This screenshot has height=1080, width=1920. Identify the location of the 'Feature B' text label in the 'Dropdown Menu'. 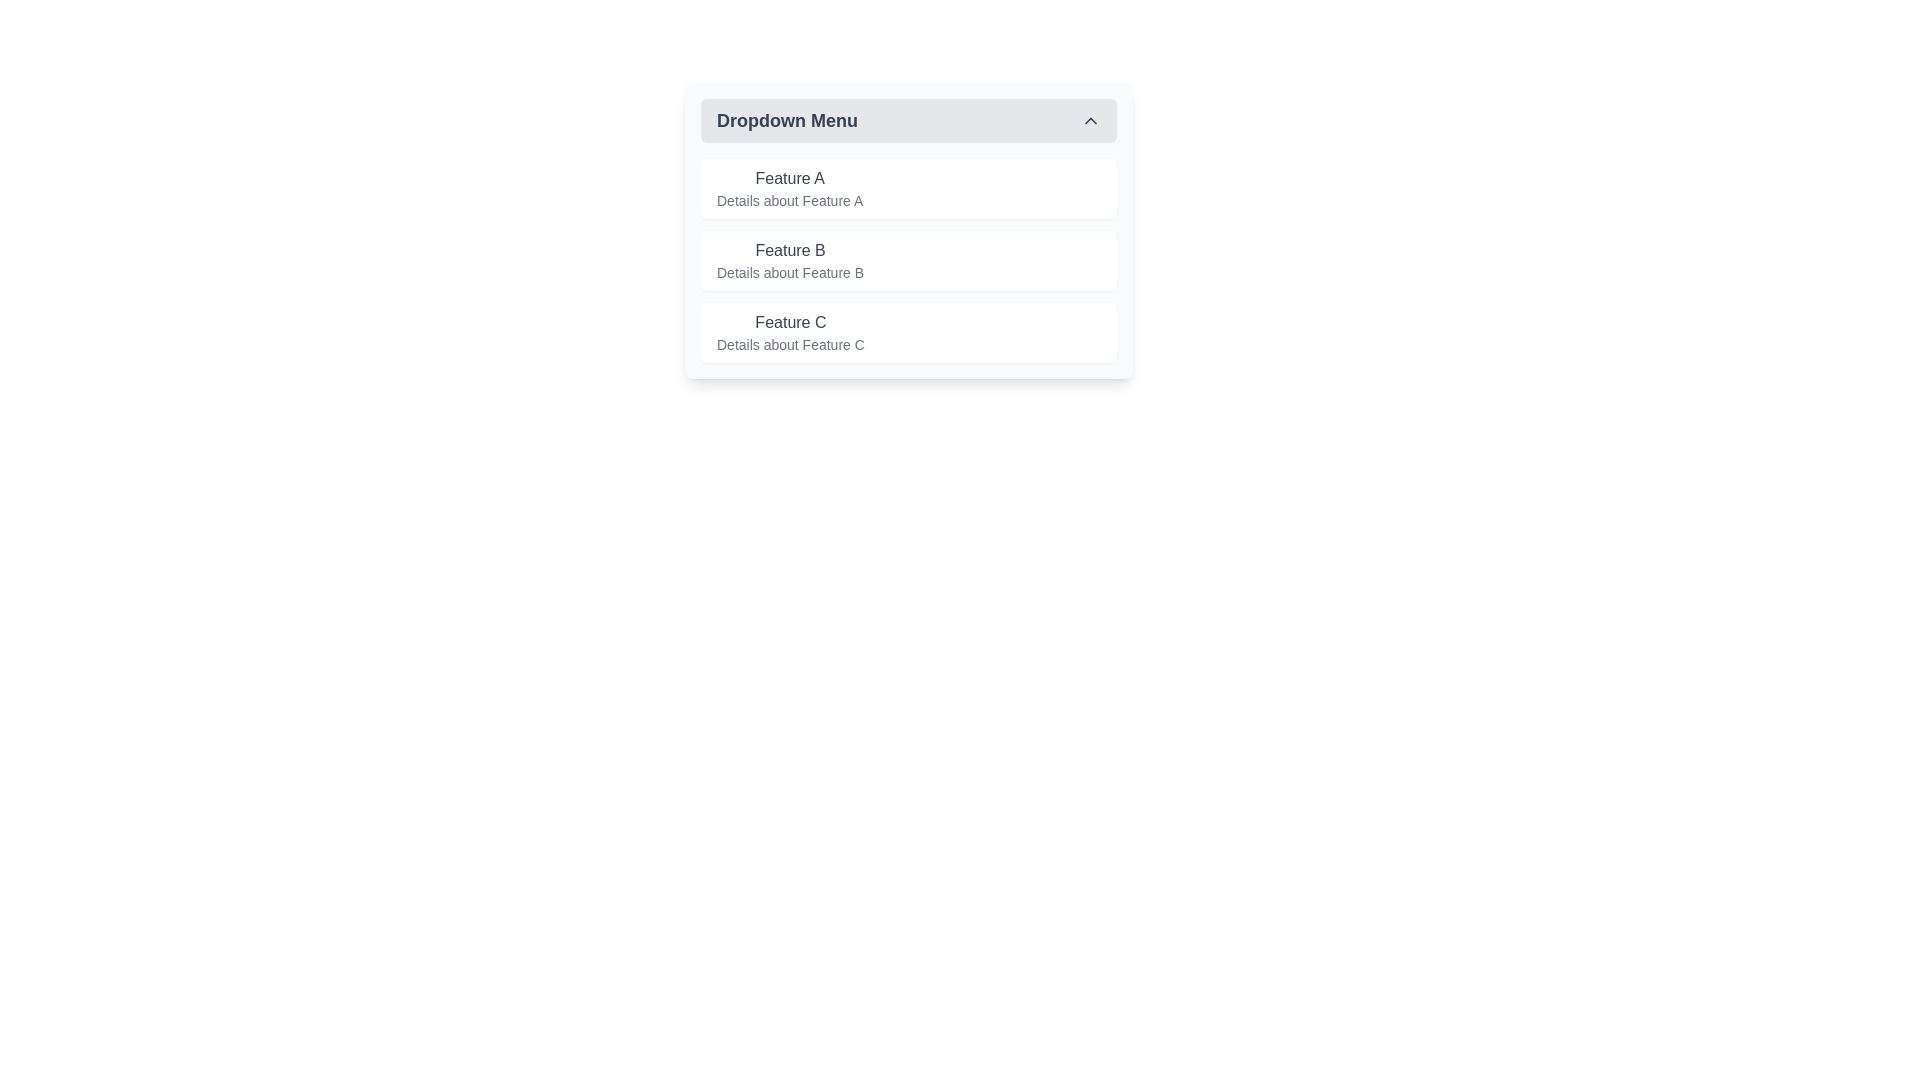
(789, 260).